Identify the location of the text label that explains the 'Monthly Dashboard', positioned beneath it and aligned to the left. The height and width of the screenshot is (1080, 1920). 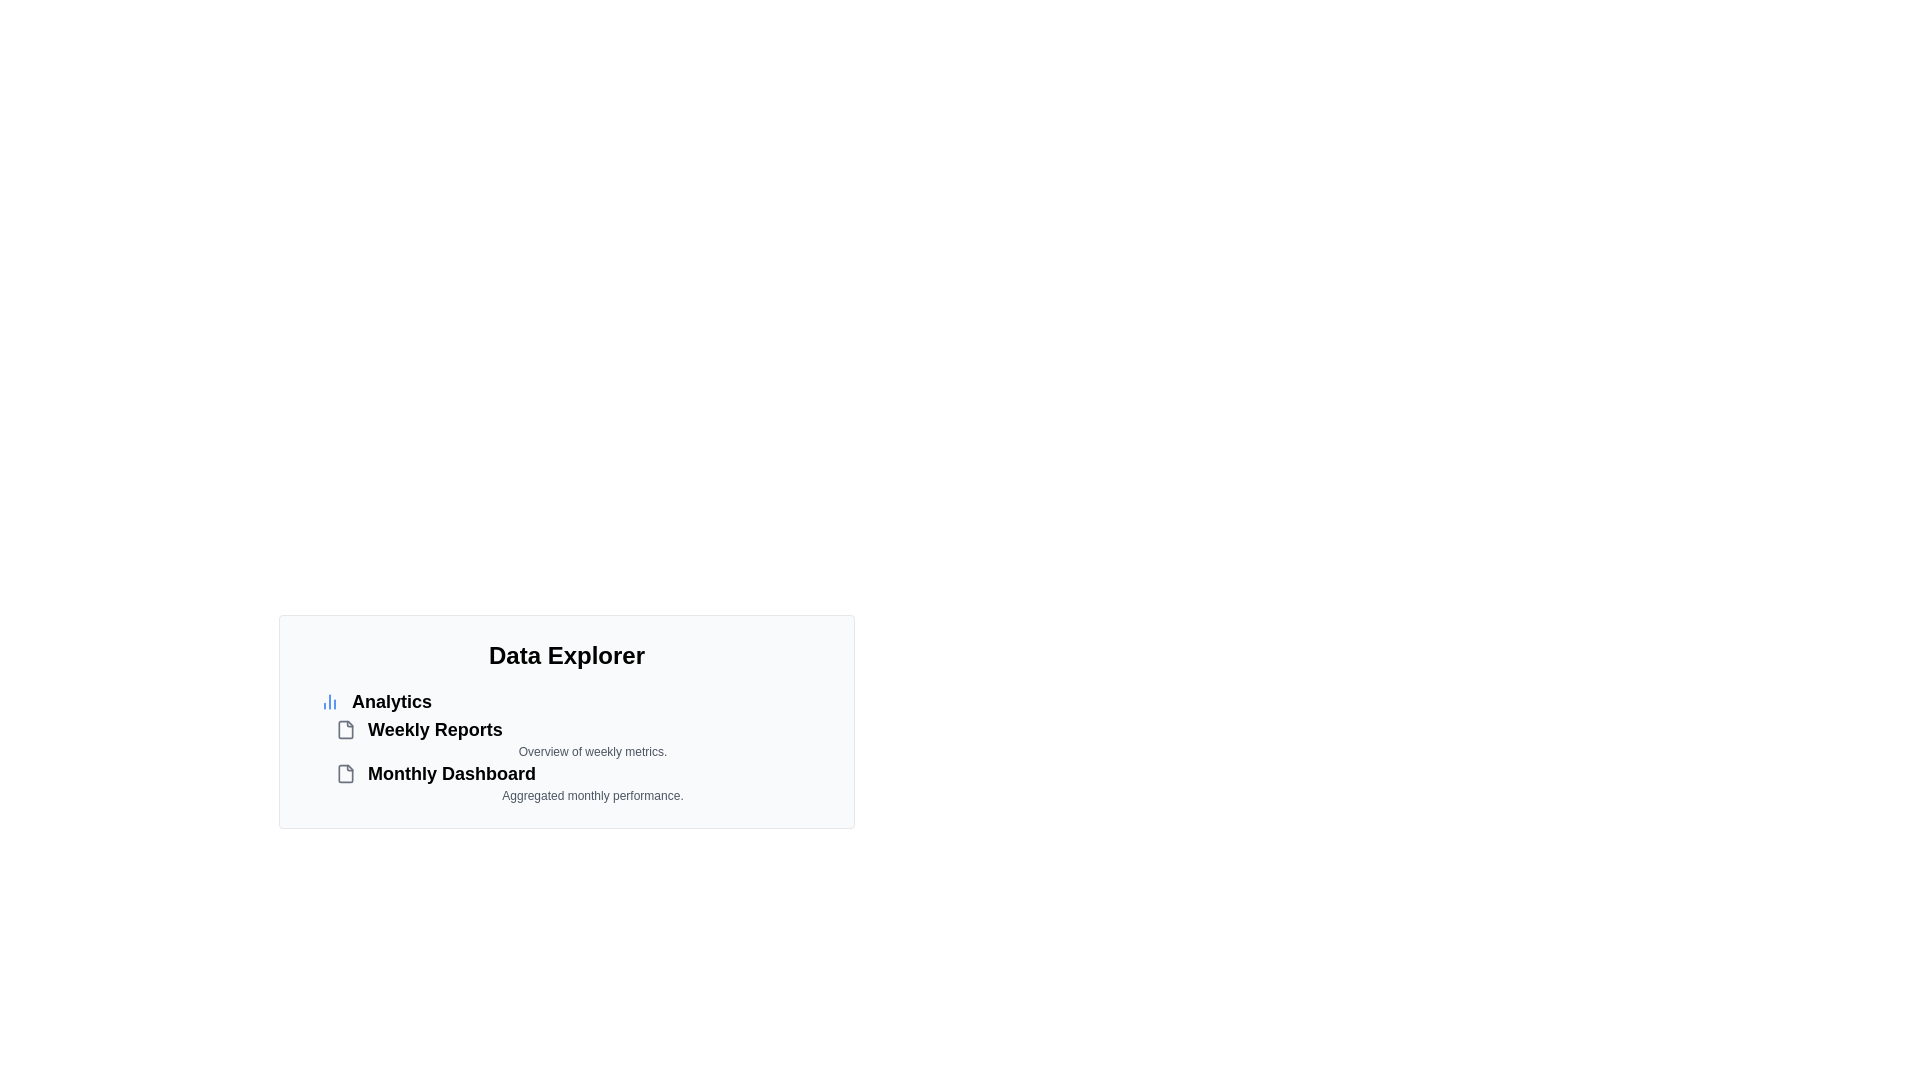
(592, 794).